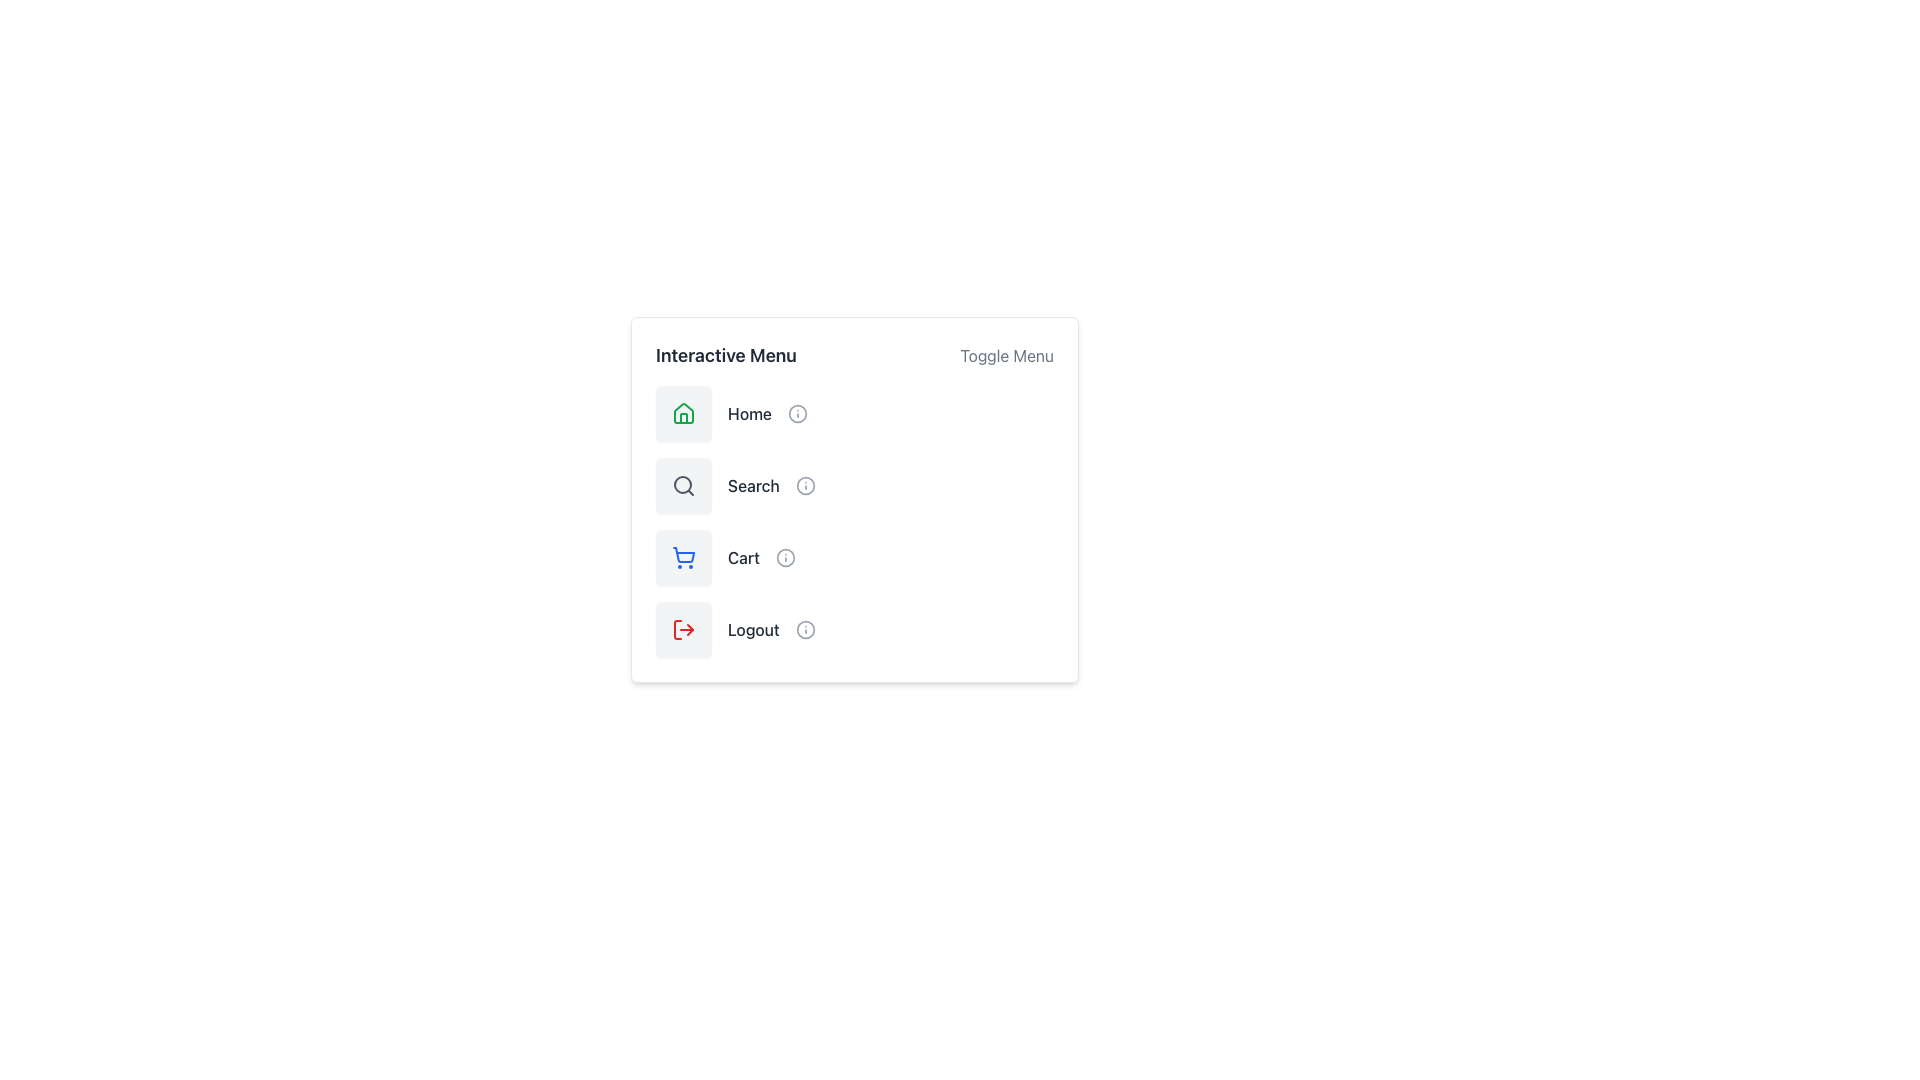  Describe the element at coordinates (684, 486) in the screenshot. I see `the search button located in the 'Interactive Menu', which is the second item below the 'Home' button and above the 'Cart' button, indicated by a magnifying glass icon` at that location.